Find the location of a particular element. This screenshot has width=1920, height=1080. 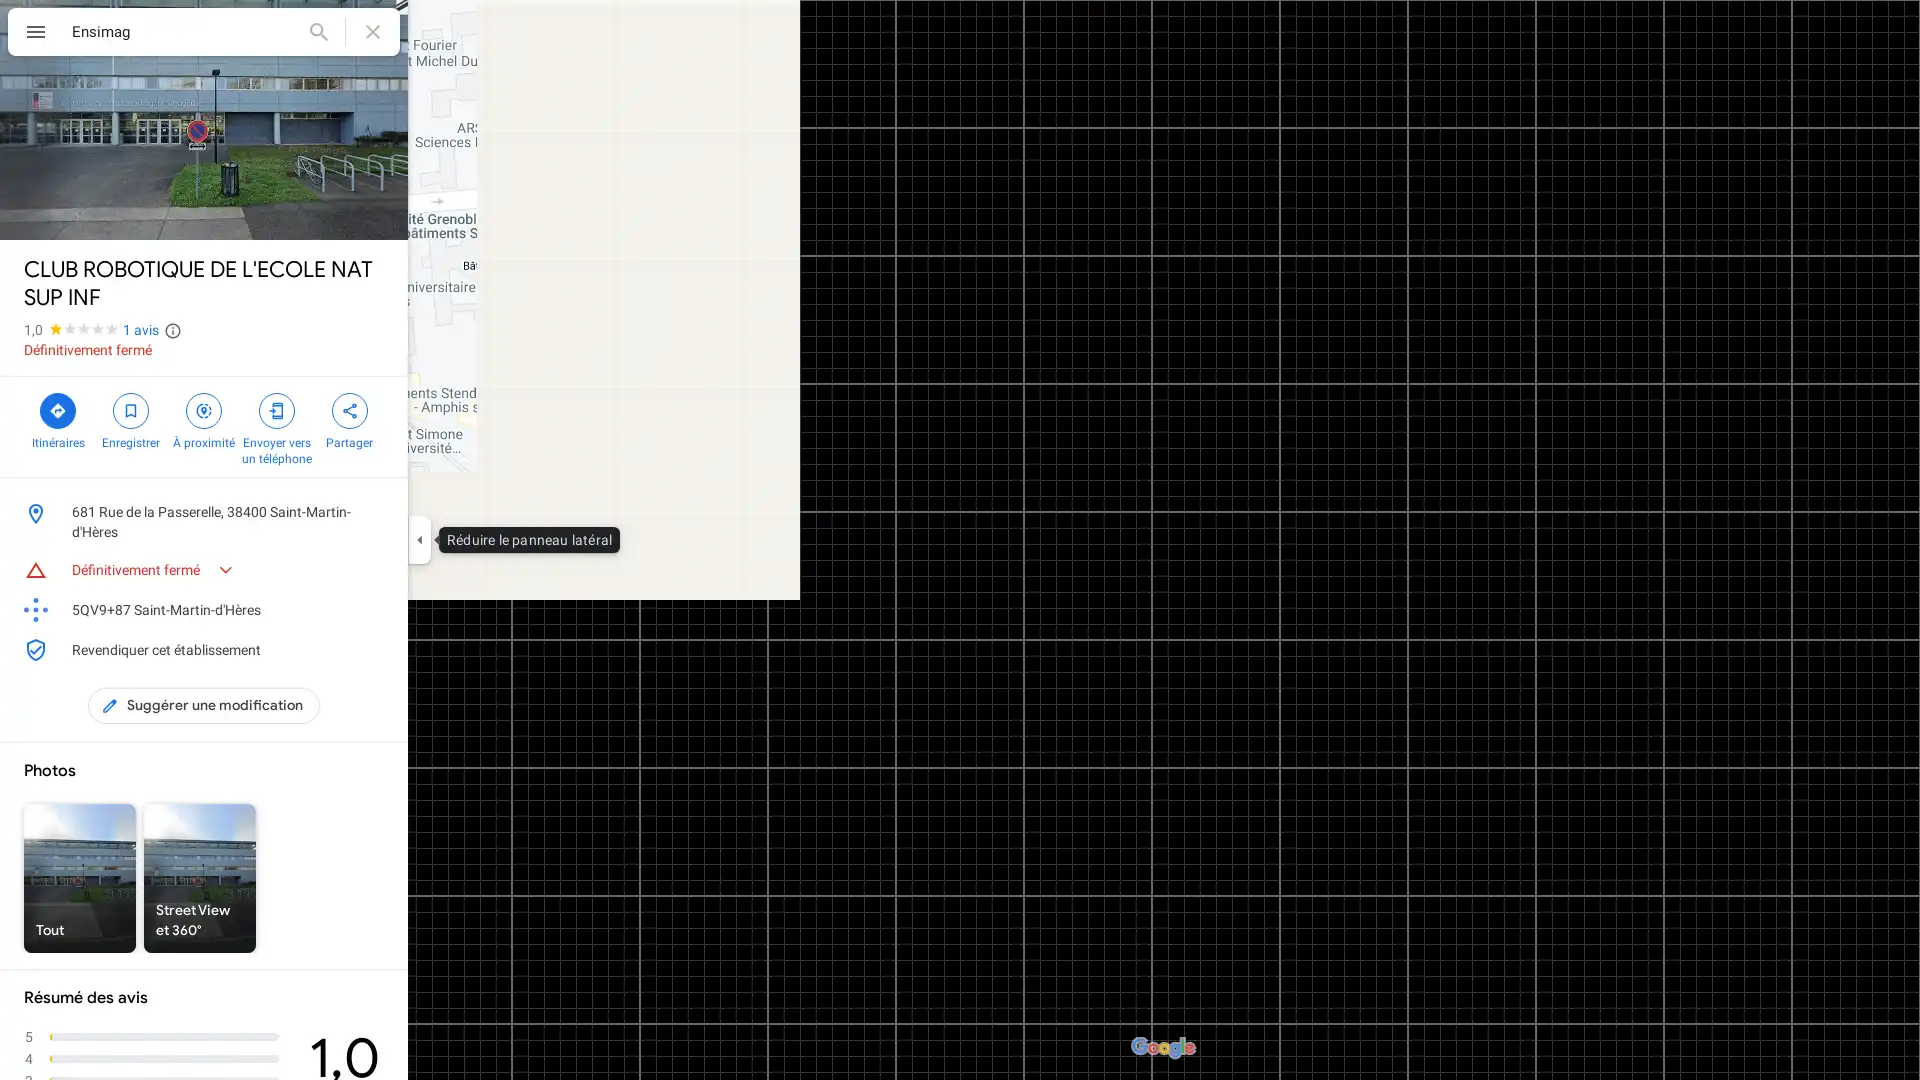

En savoir plus sur les plus codes is located at coordinates (374, 608).